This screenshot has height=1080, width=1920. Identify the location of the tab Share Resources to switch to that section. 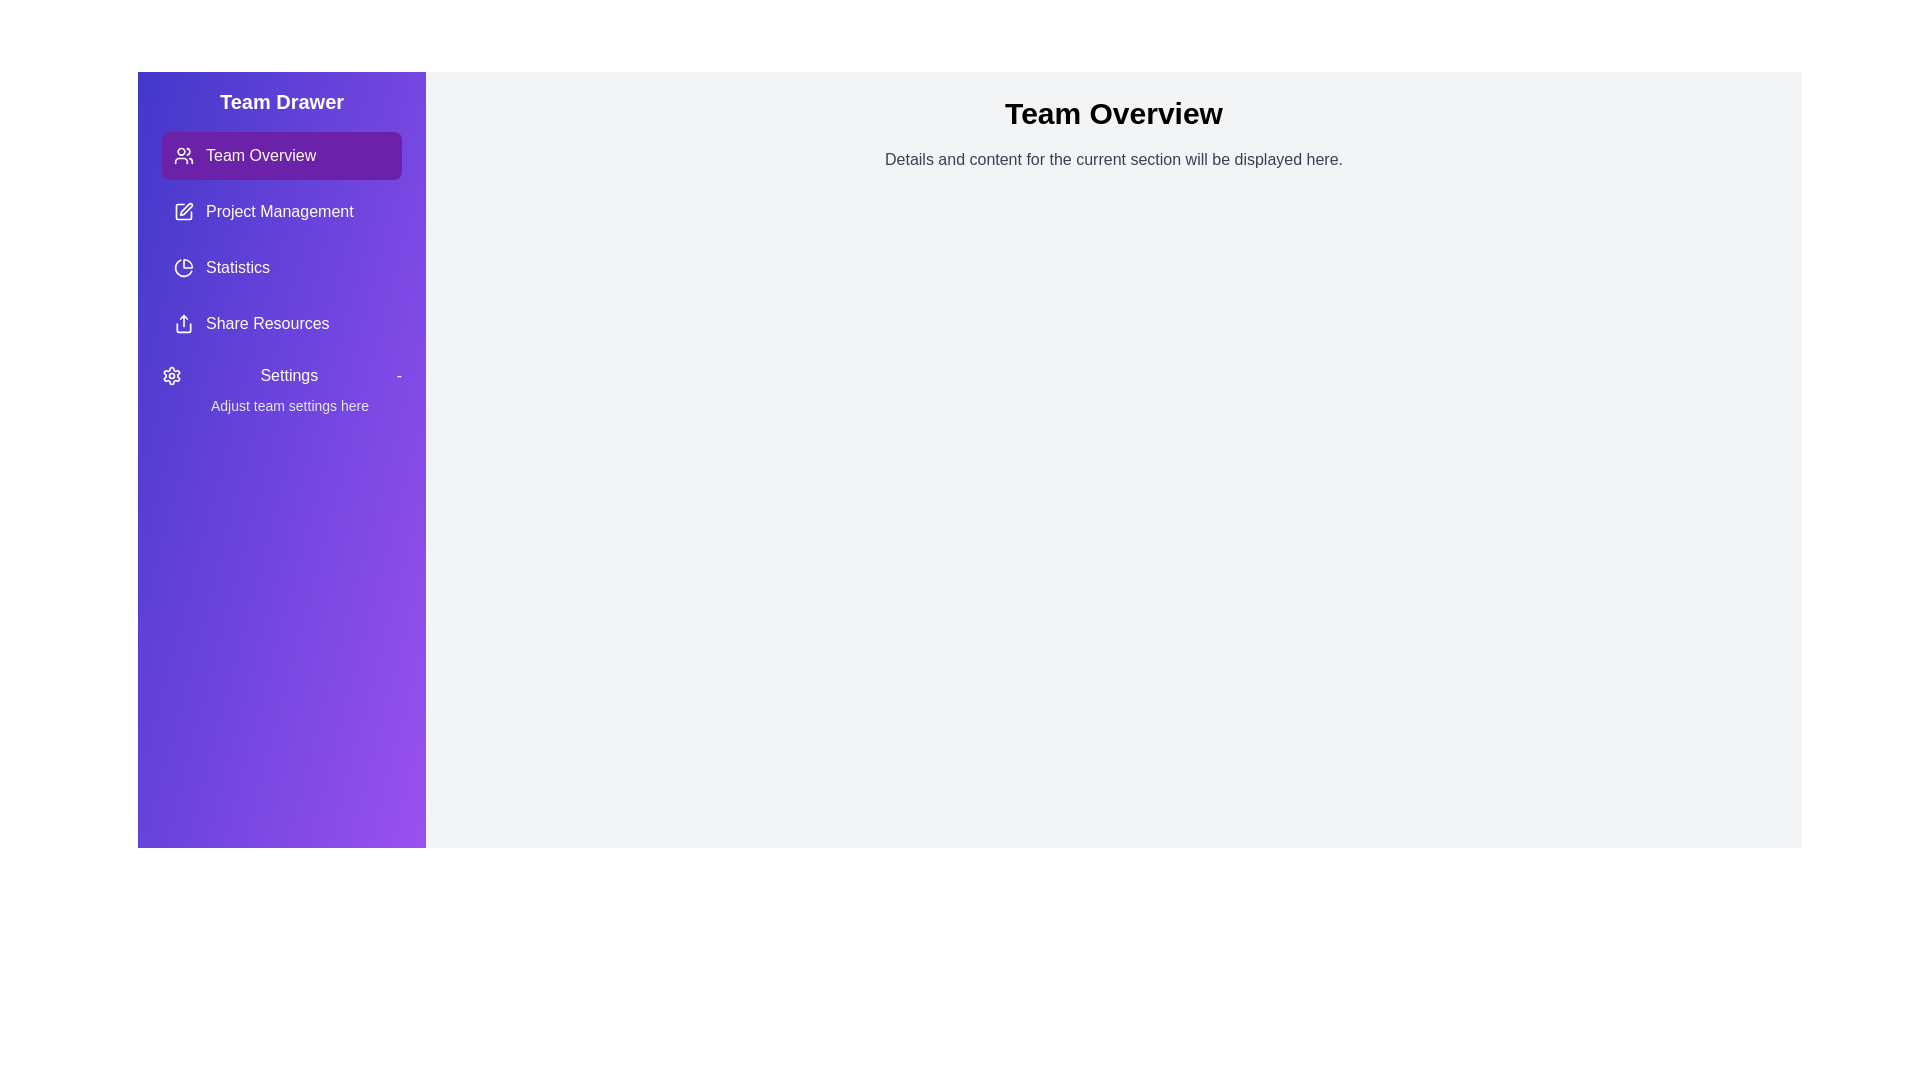
(281, 323).